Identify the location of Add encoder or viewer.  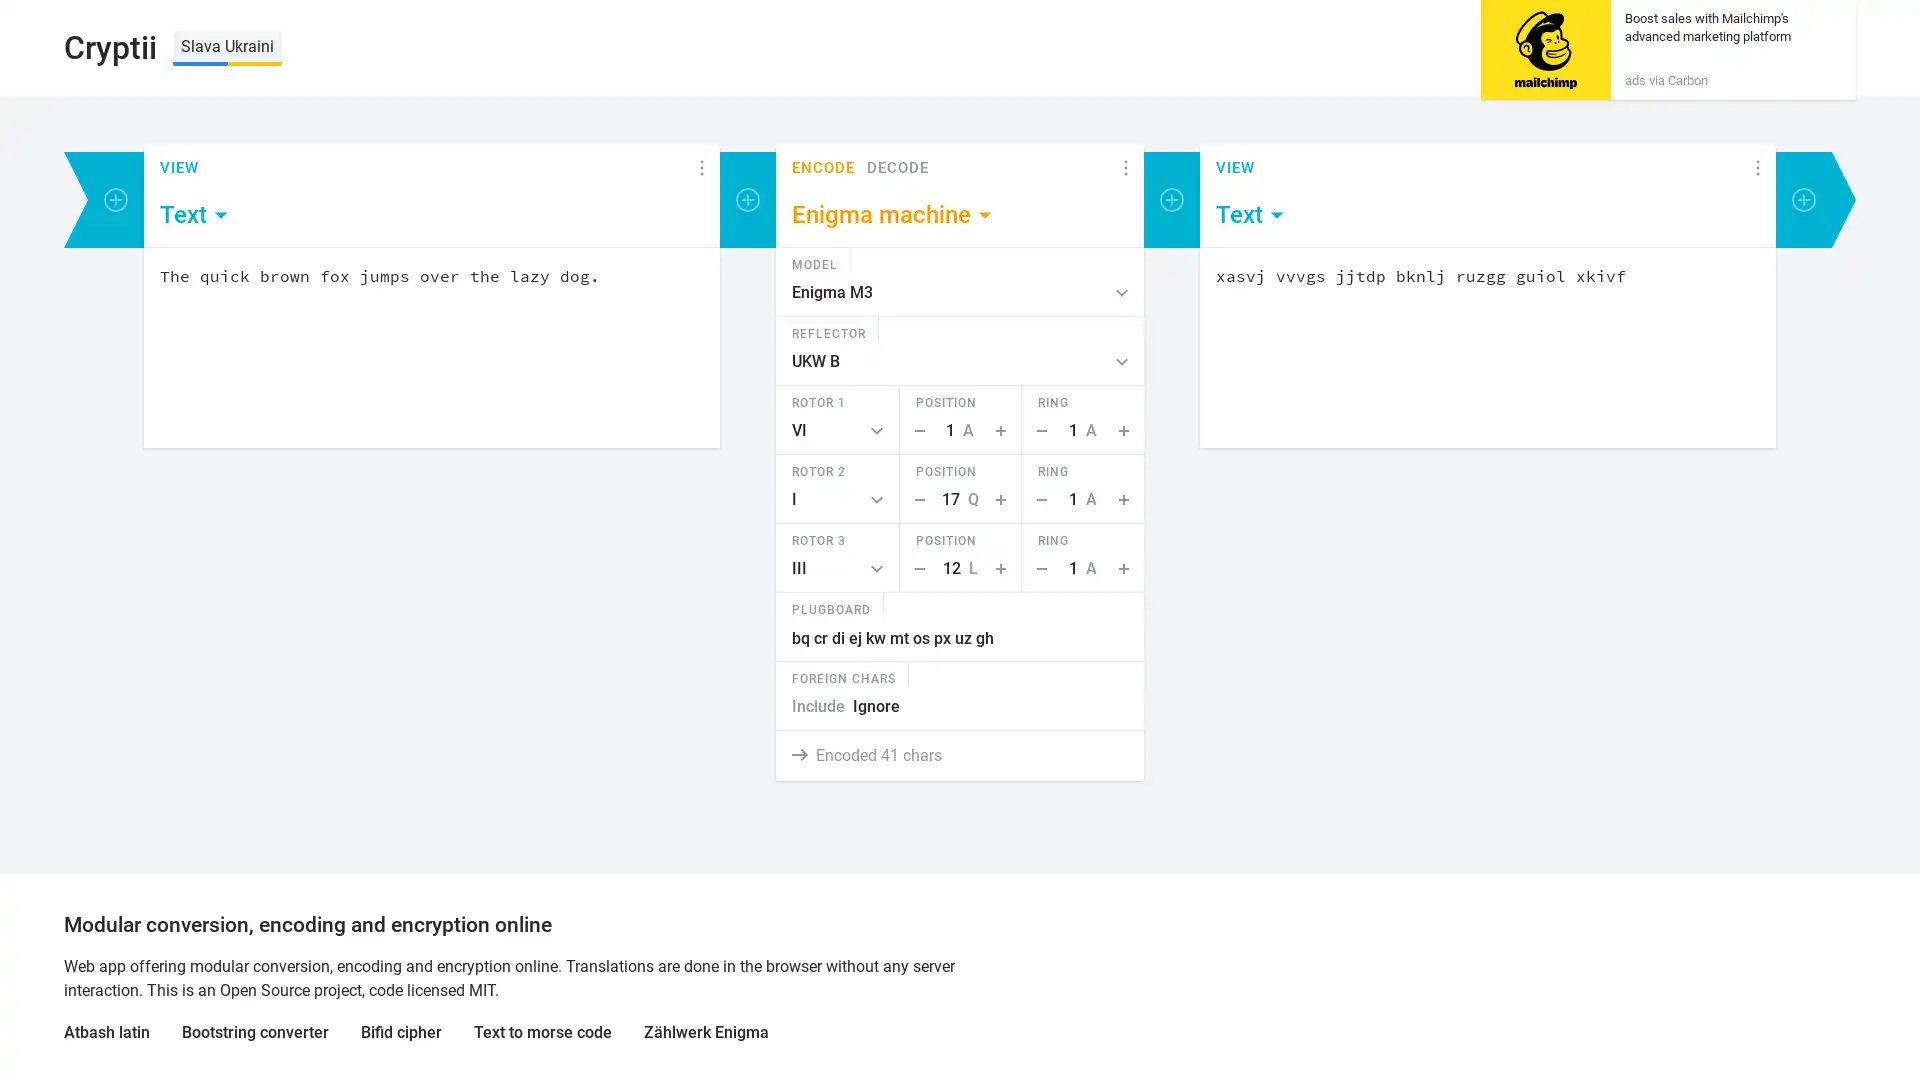
(1171, 200).